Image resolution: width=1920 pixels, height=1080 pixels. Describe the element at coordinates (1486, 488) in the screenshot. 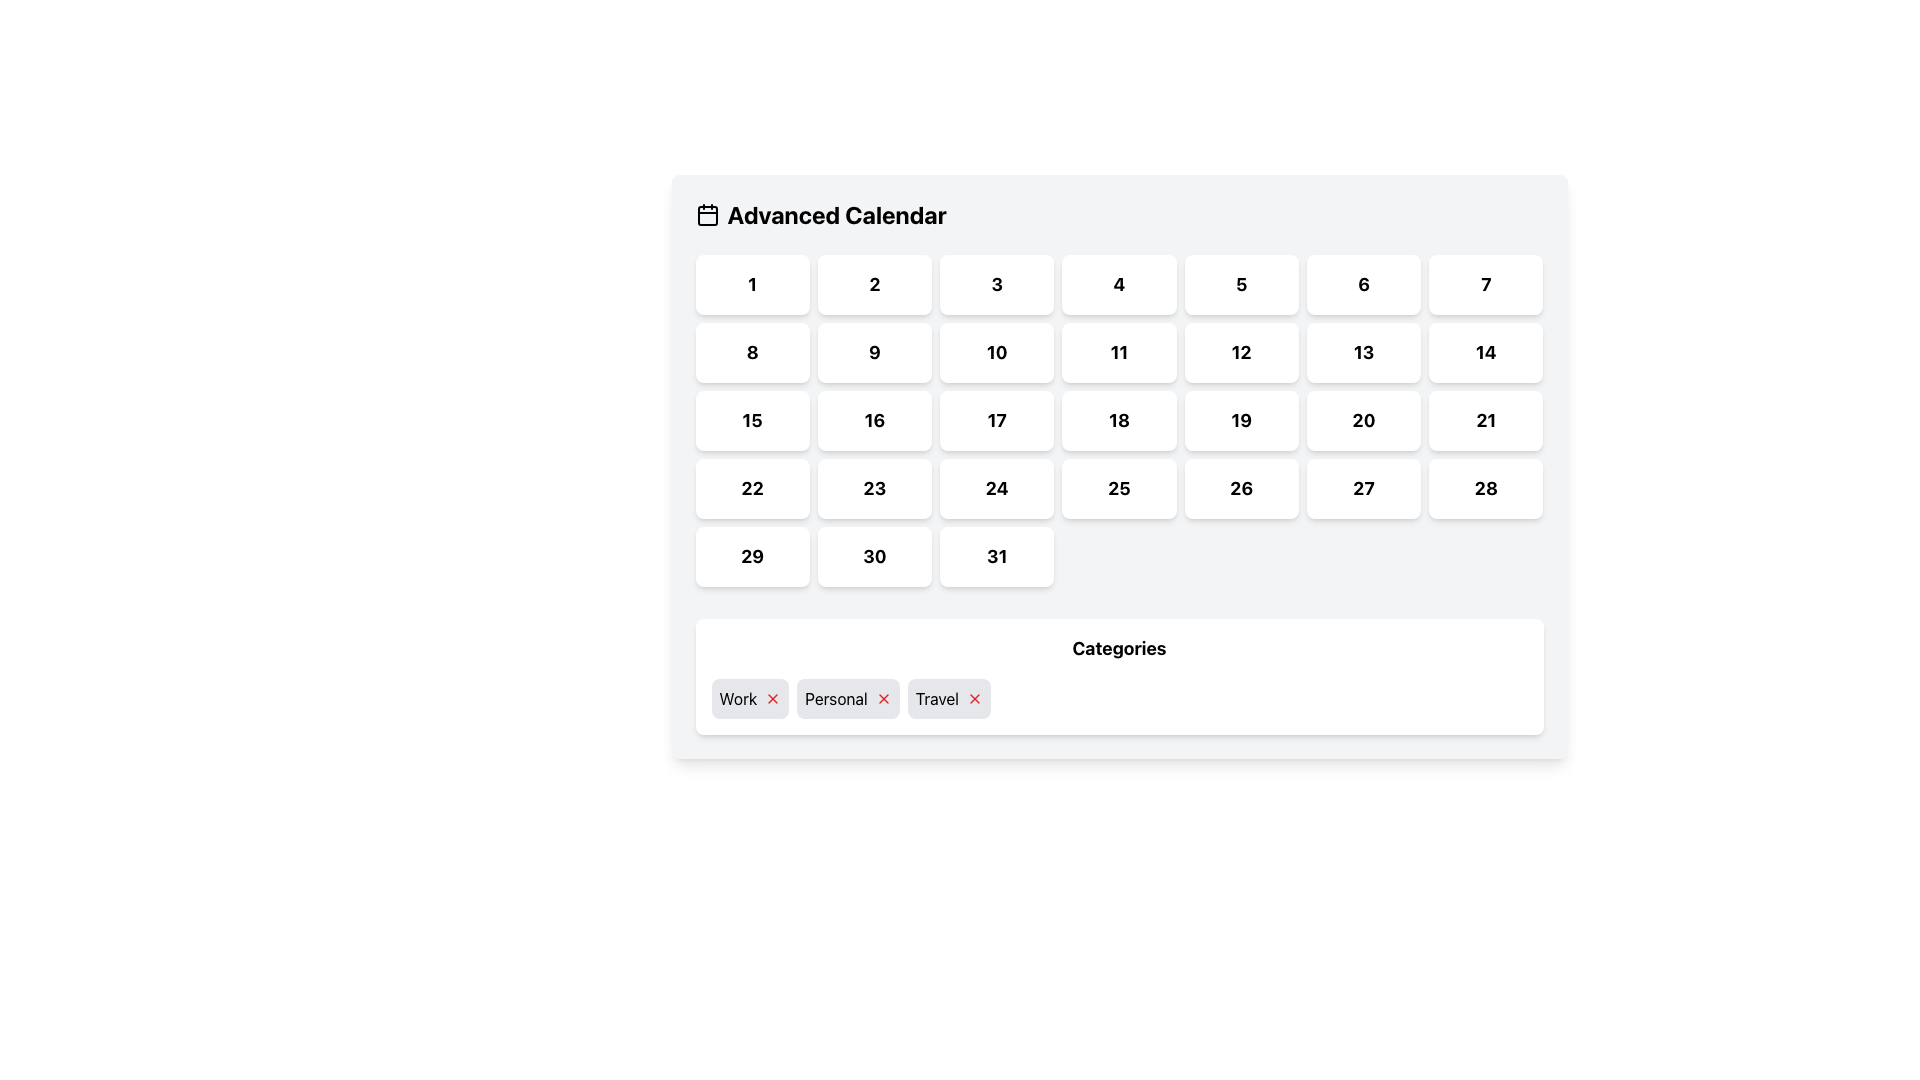

I see `number '28' displayed in the calendar grid, located in the last column of the fourth row` at that location.